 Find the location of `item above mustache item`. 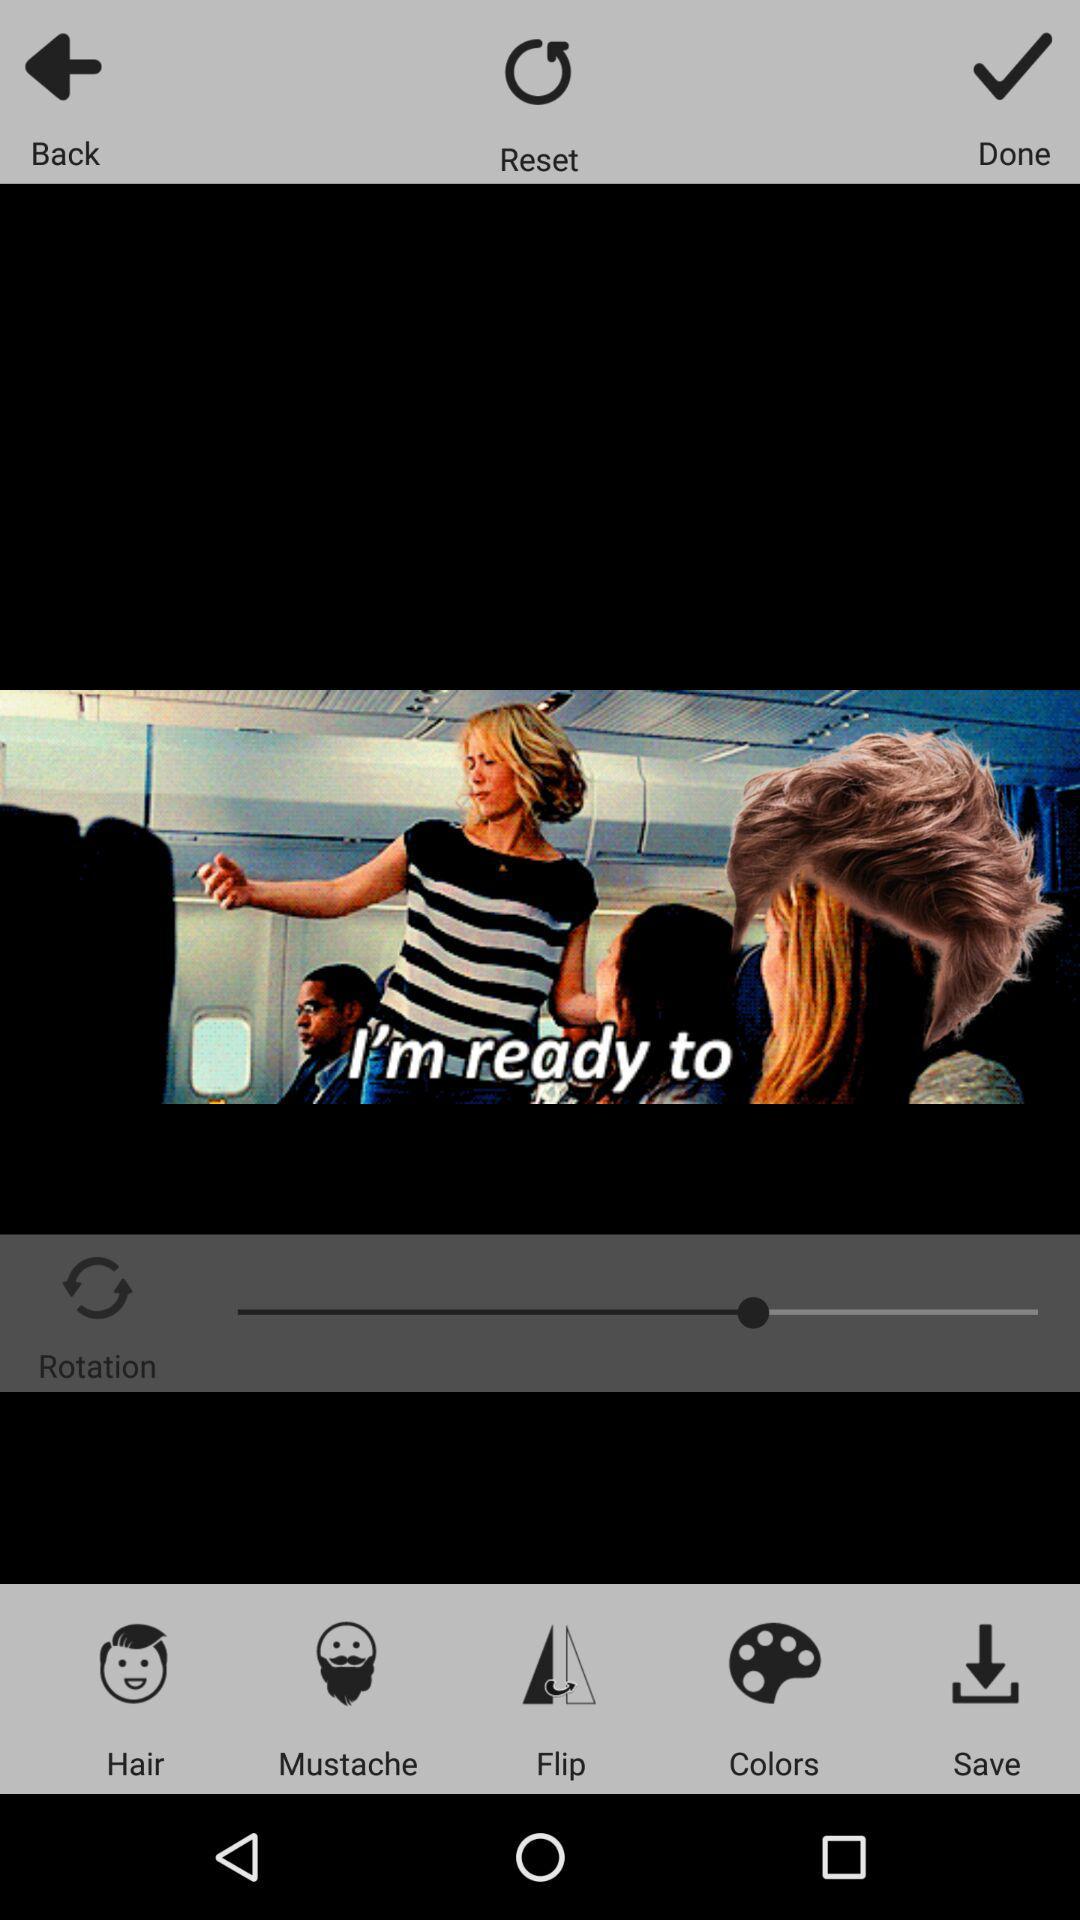

item above mustache item is located at coordinates (346, 1662).